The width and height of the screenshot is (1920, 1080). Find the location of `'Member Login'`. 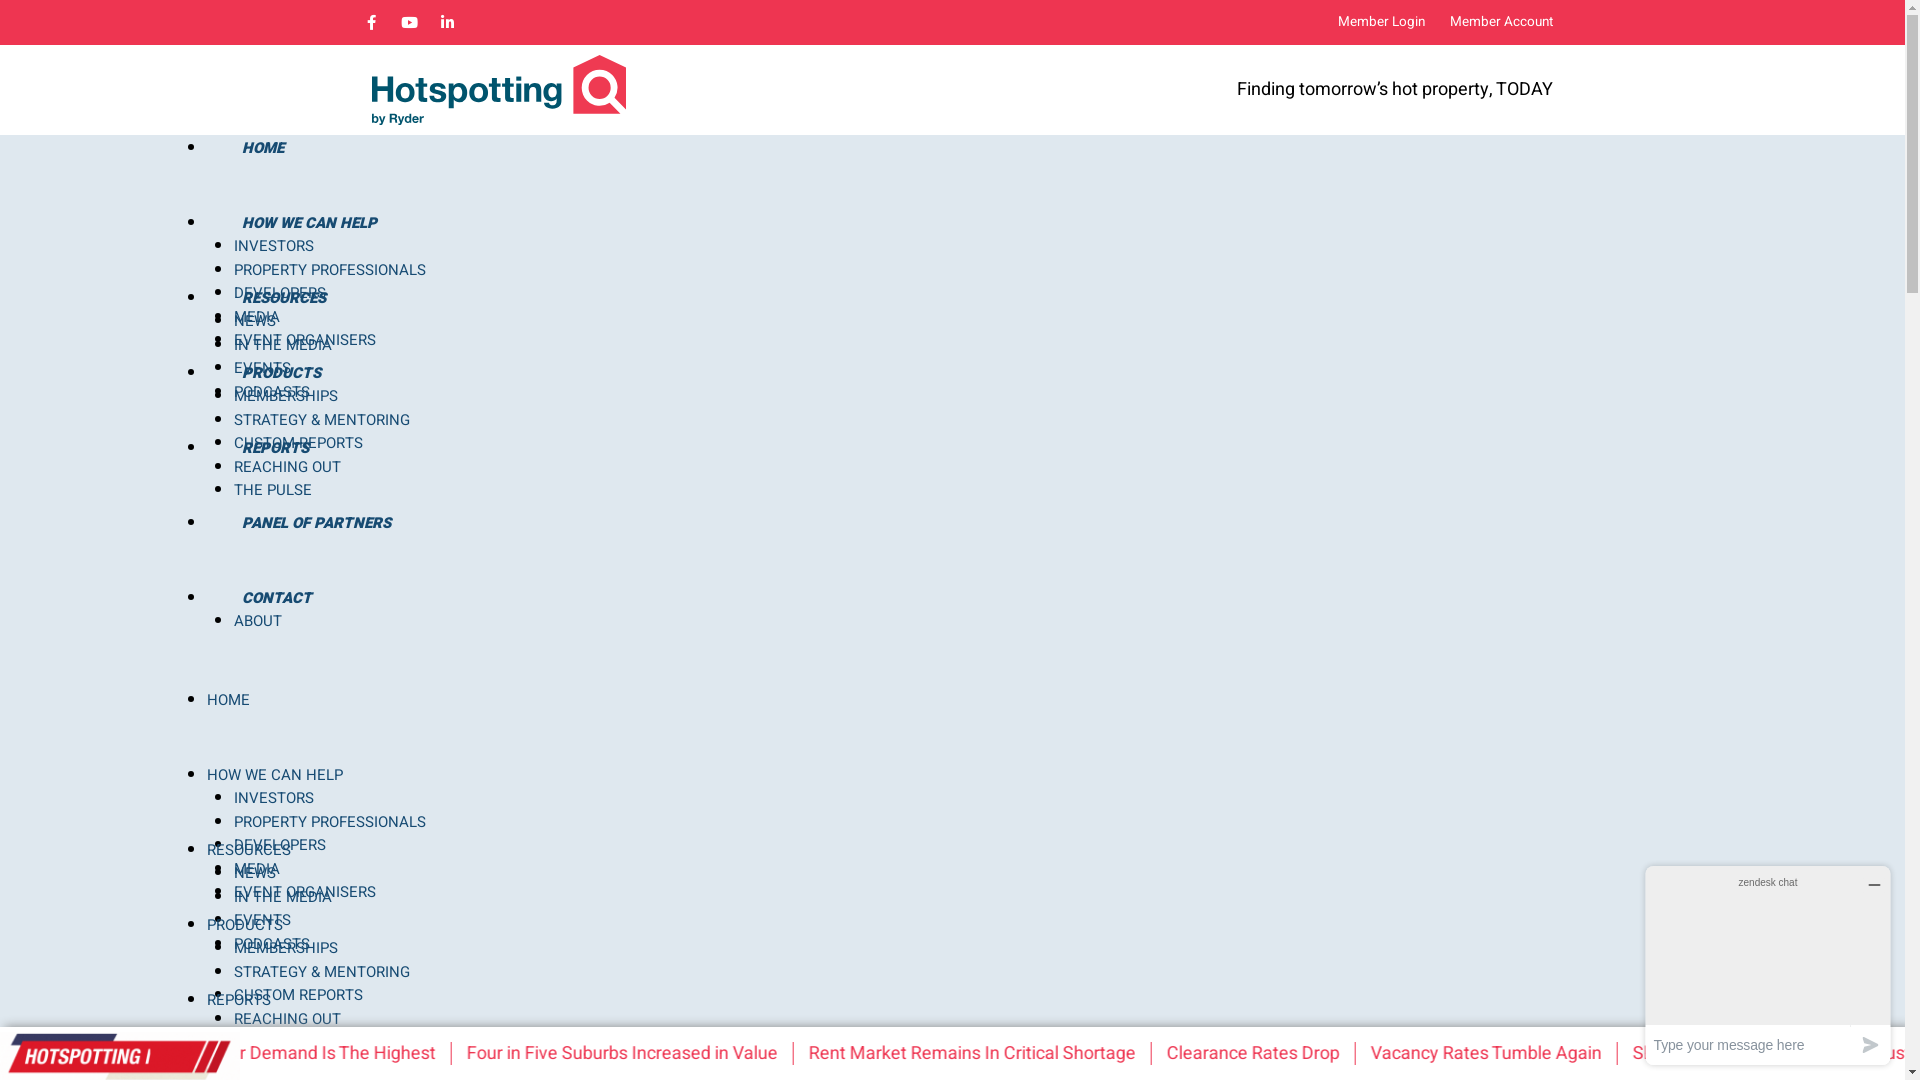

'Member Login' is located at coordinates (1380, 23).